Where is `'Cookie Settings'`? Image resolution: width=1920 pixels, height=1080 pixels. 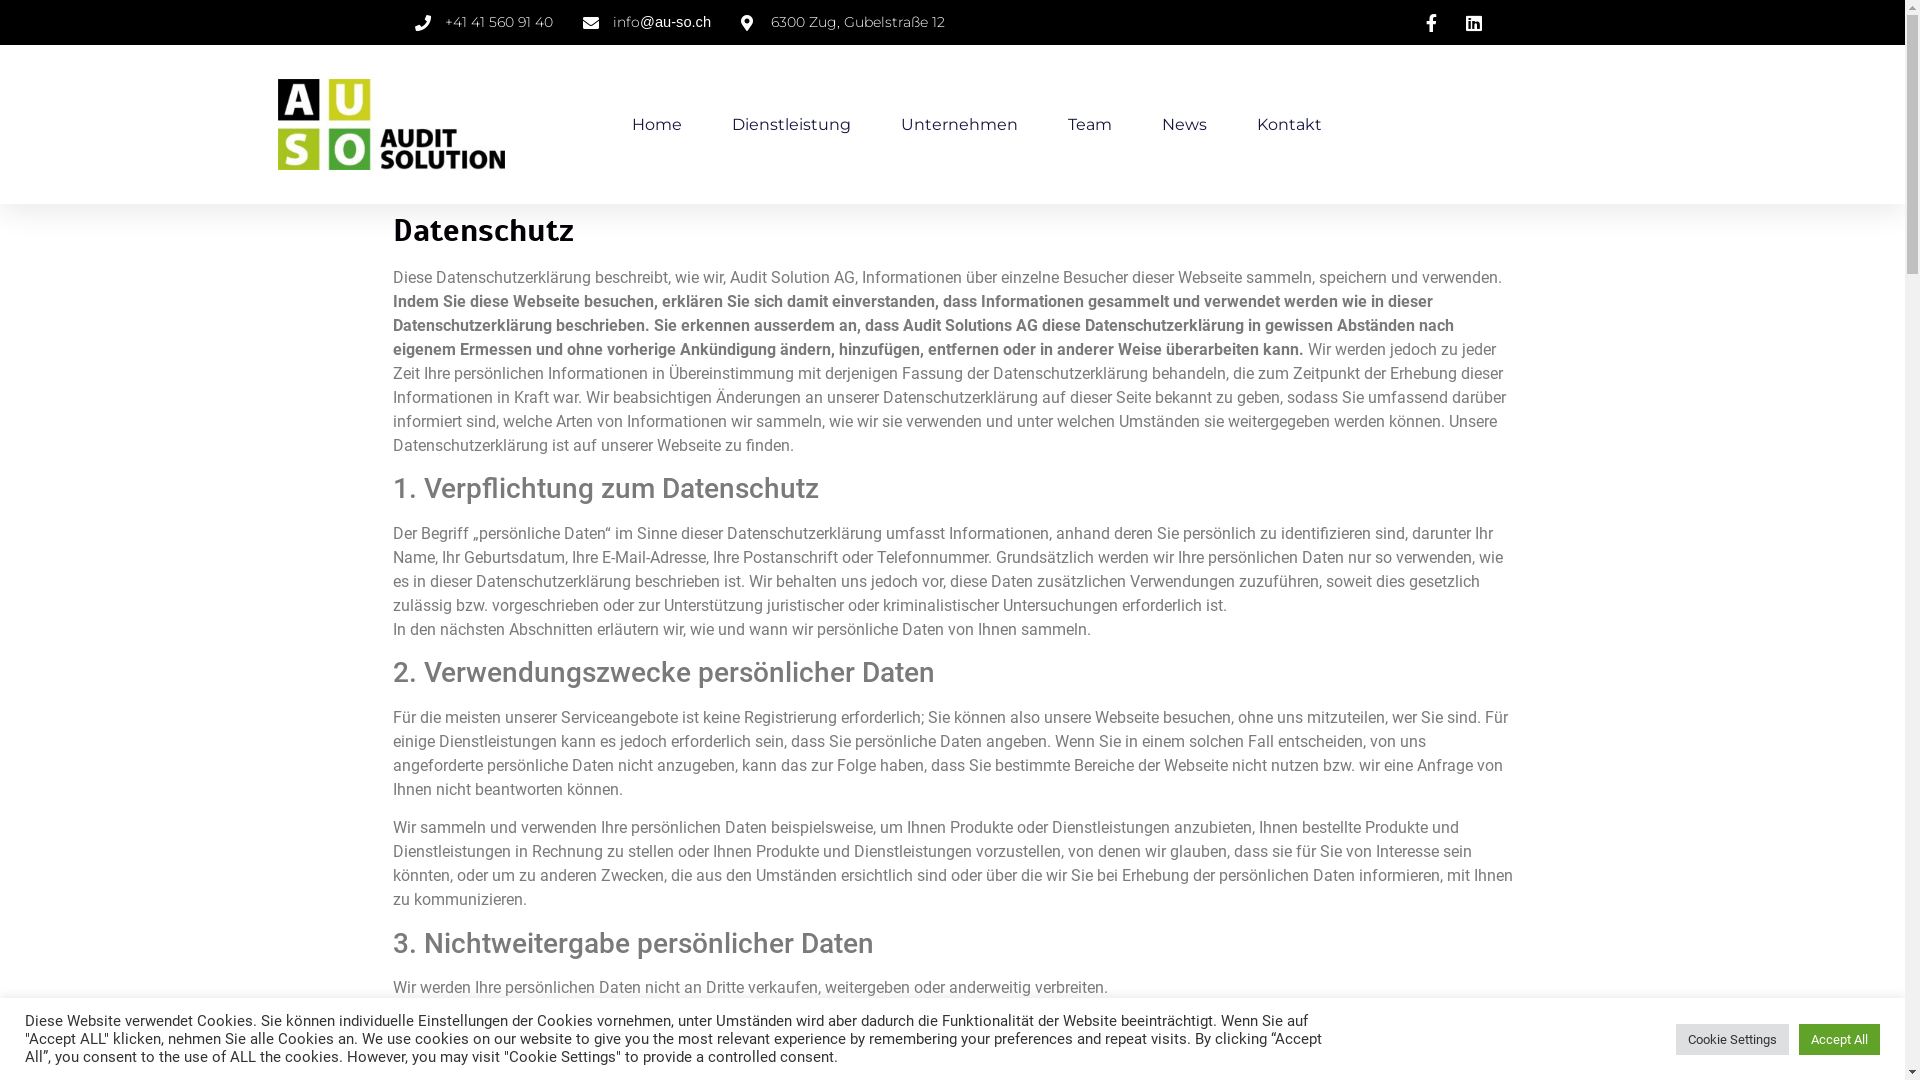 'Cookie Settings' is located at coordinates (1675, 1038).